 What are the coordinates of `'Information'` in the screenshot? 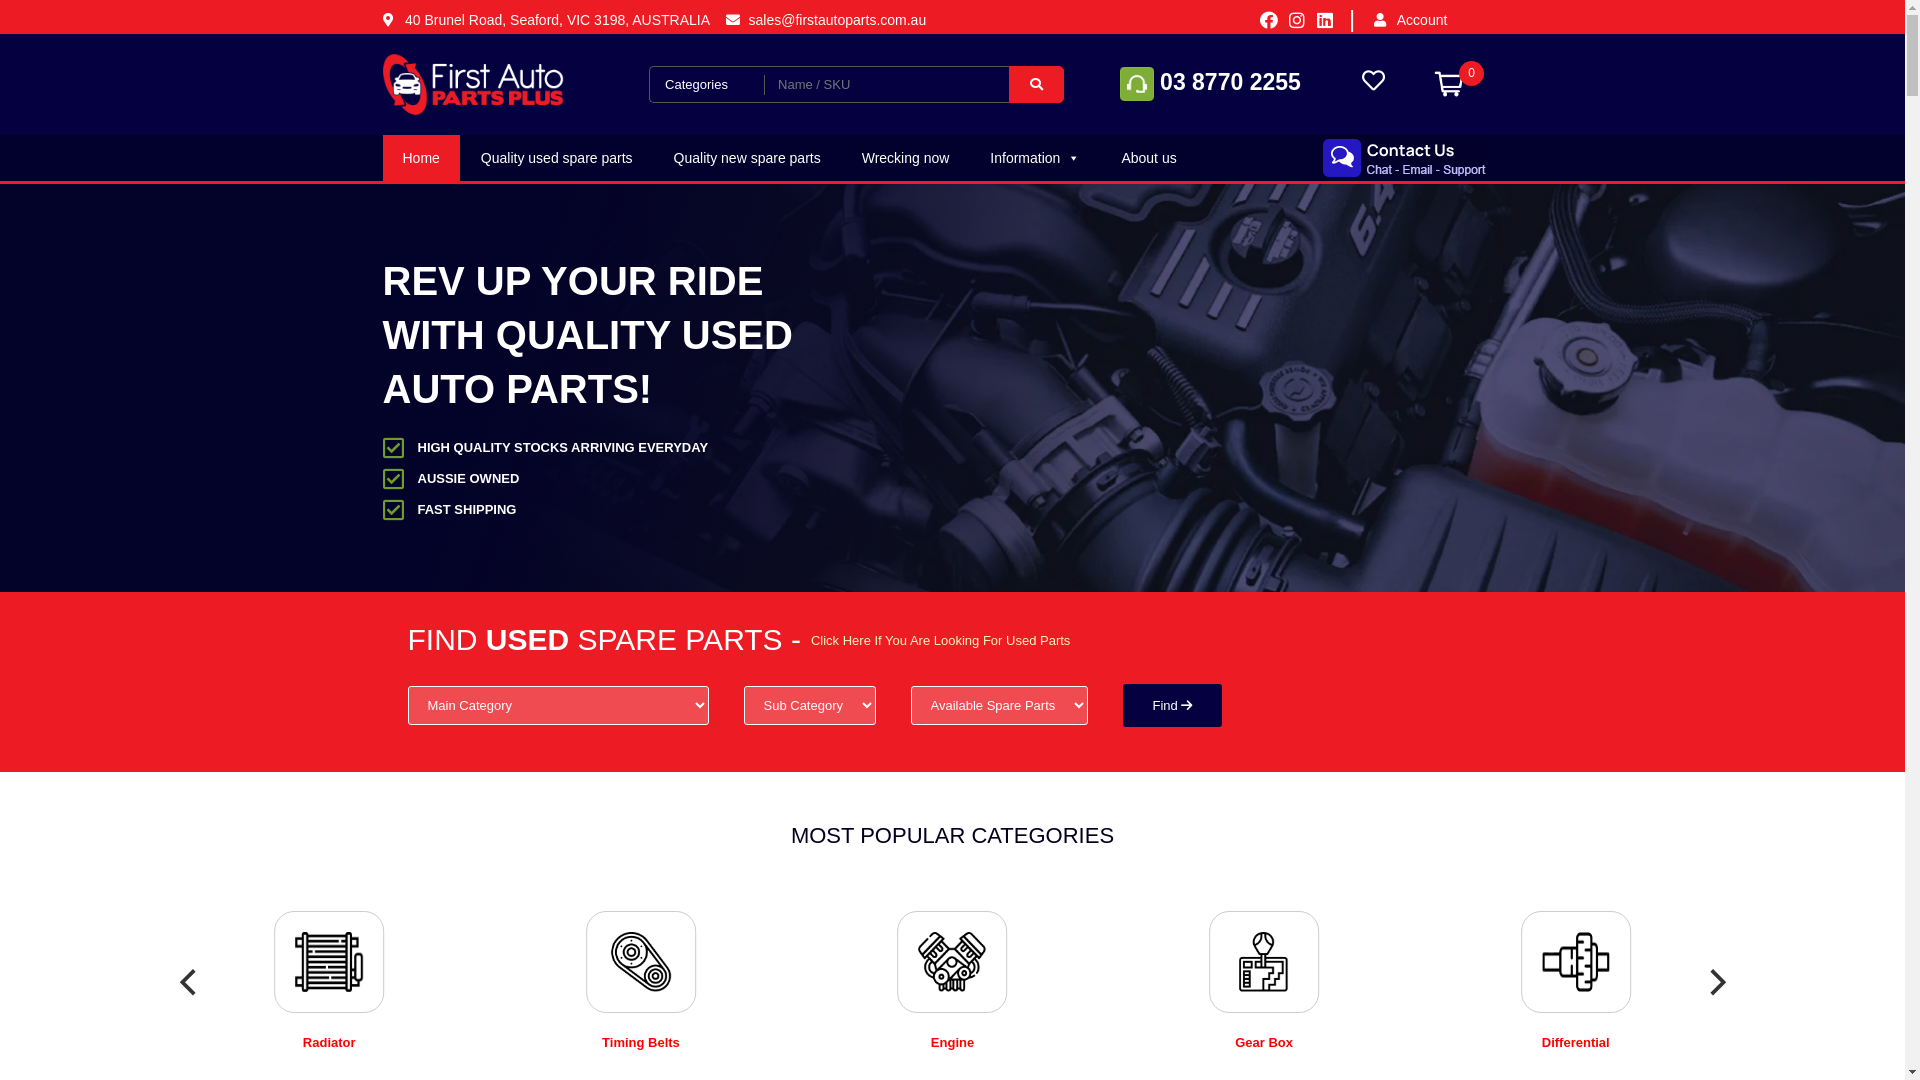 It's located at (969, 157).